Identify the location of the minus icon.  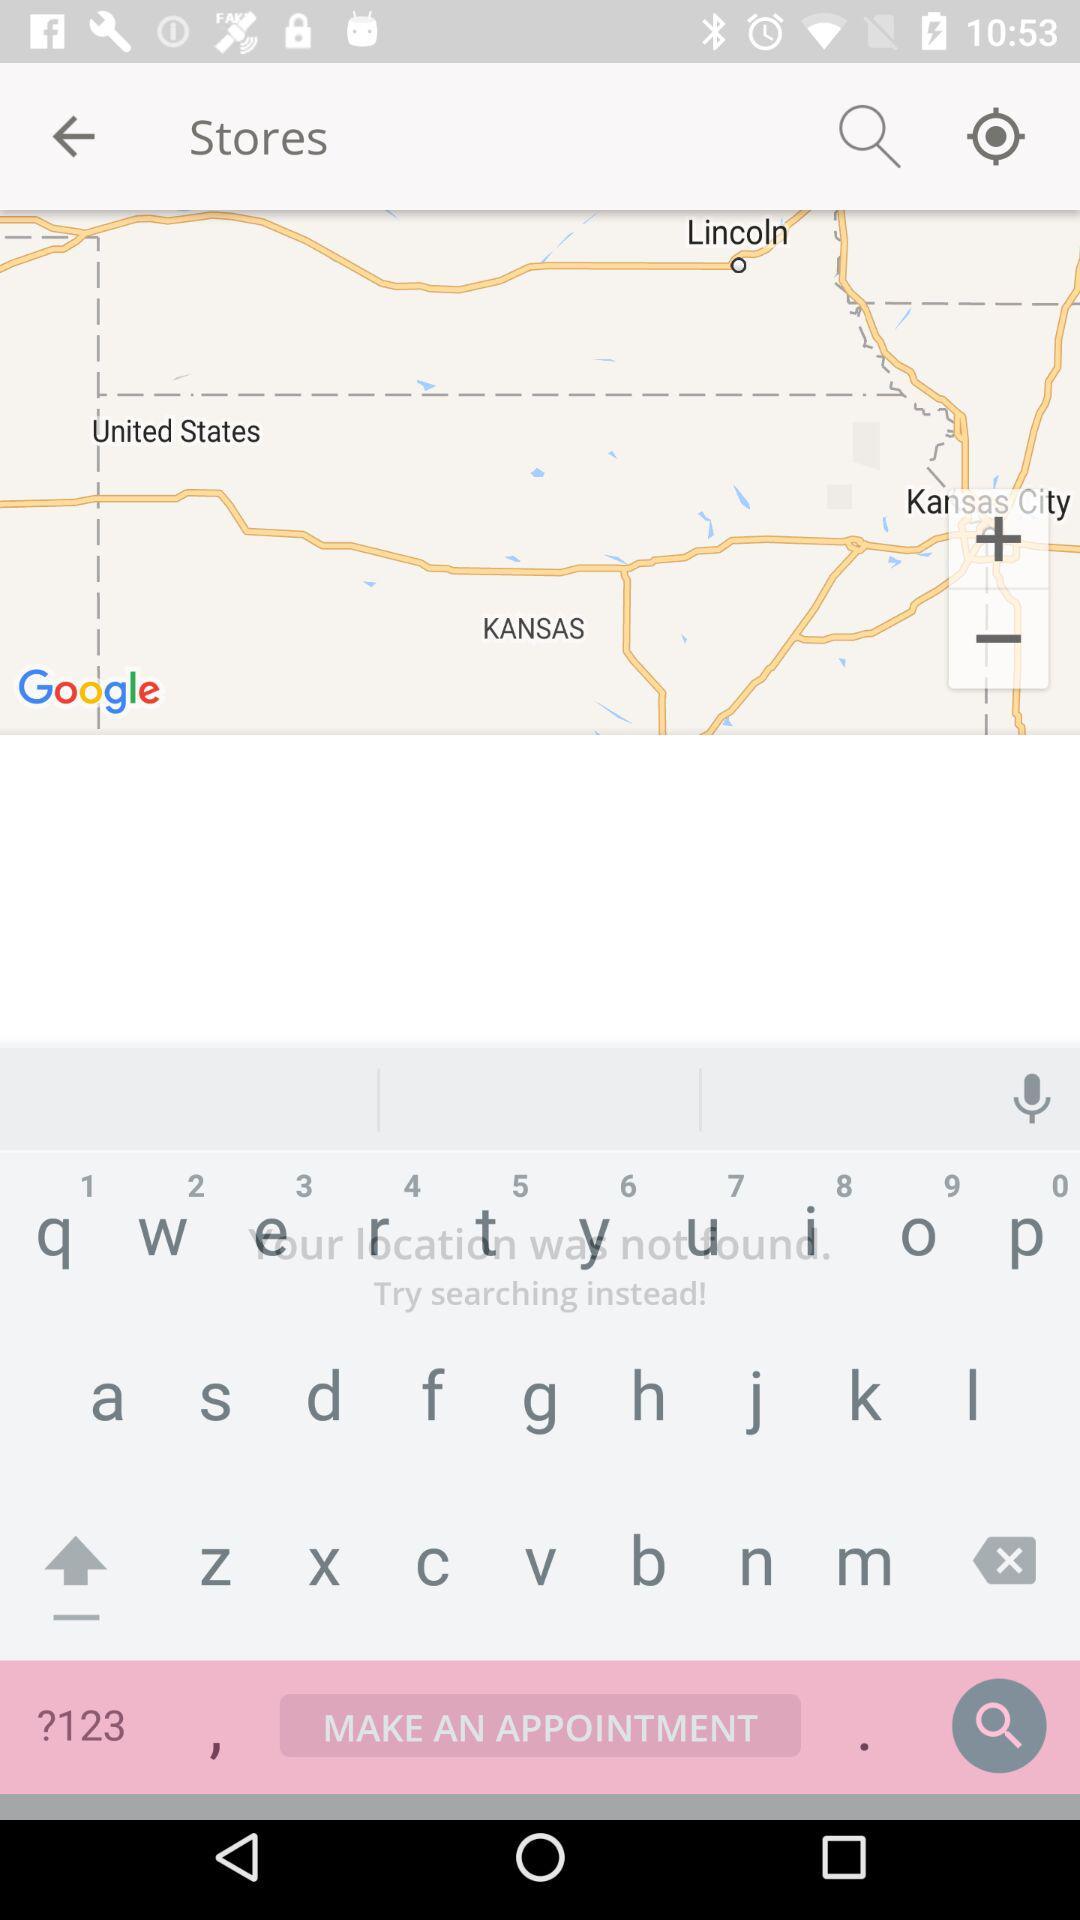
(998, 642).